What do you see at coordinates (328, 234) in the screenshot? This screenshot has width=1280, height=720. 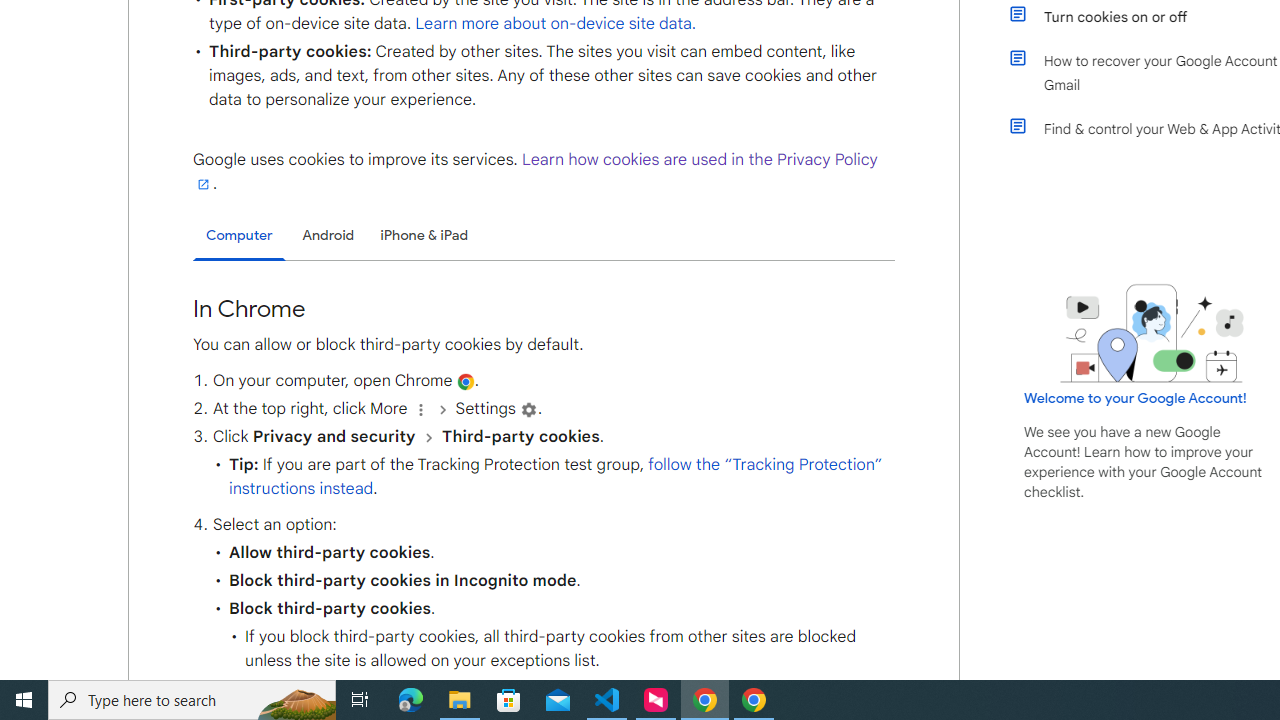 I see `'Android'` at bounding box center [328, 234].